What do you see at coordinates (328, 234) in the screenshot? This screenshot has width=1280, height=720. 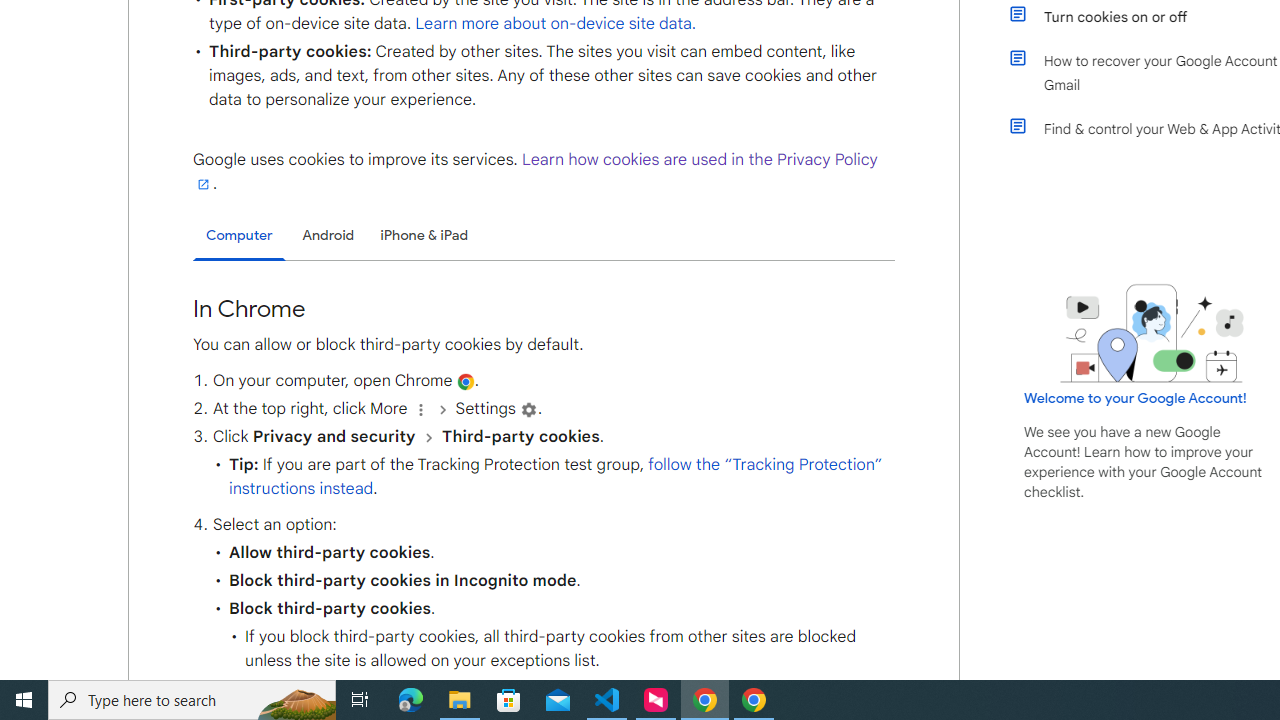 I see `'Android'` at bounding box center [328, 234].